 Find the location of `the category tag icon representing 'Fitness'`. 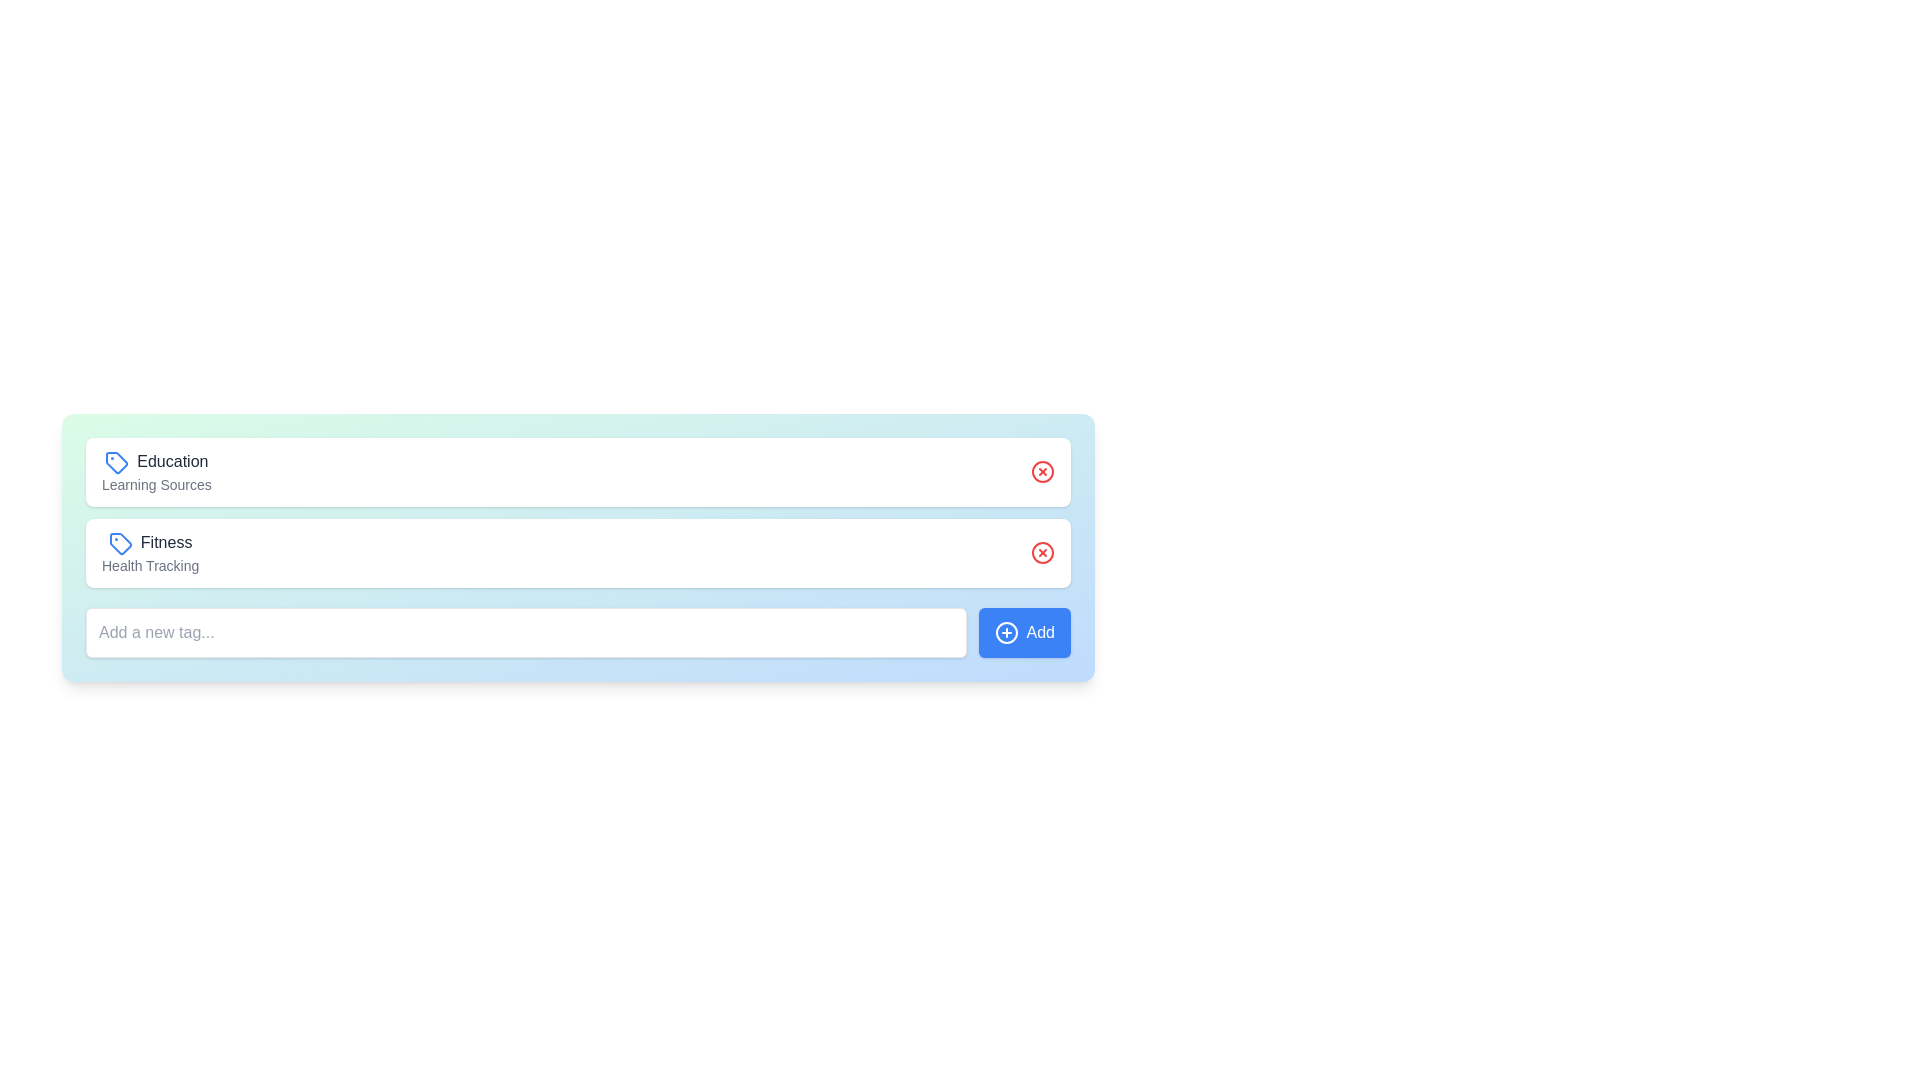

the category tag icon representing 'Fitness' is located at coordinates (119, 543).